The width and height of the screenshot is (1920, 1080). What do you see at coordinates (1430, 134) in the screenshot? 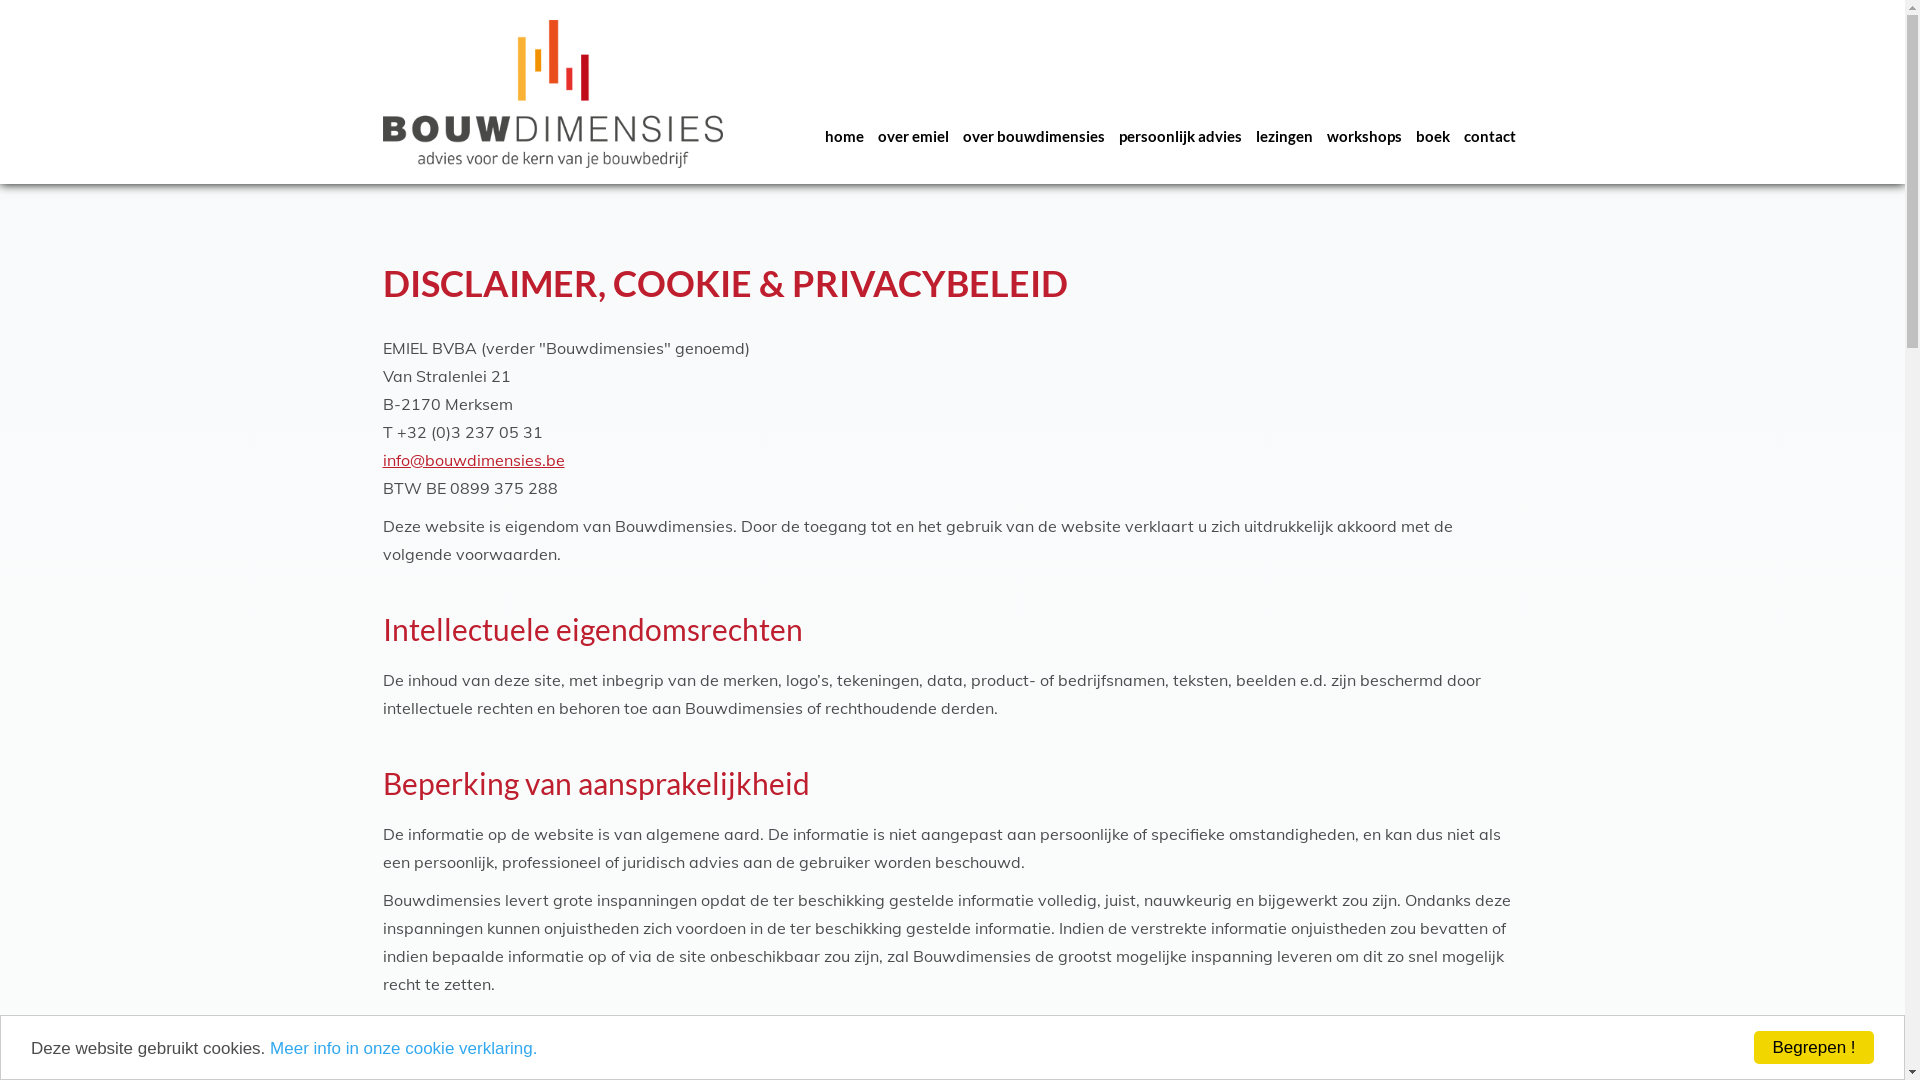
I see `'boek'` at bounding box center [1430, 134].